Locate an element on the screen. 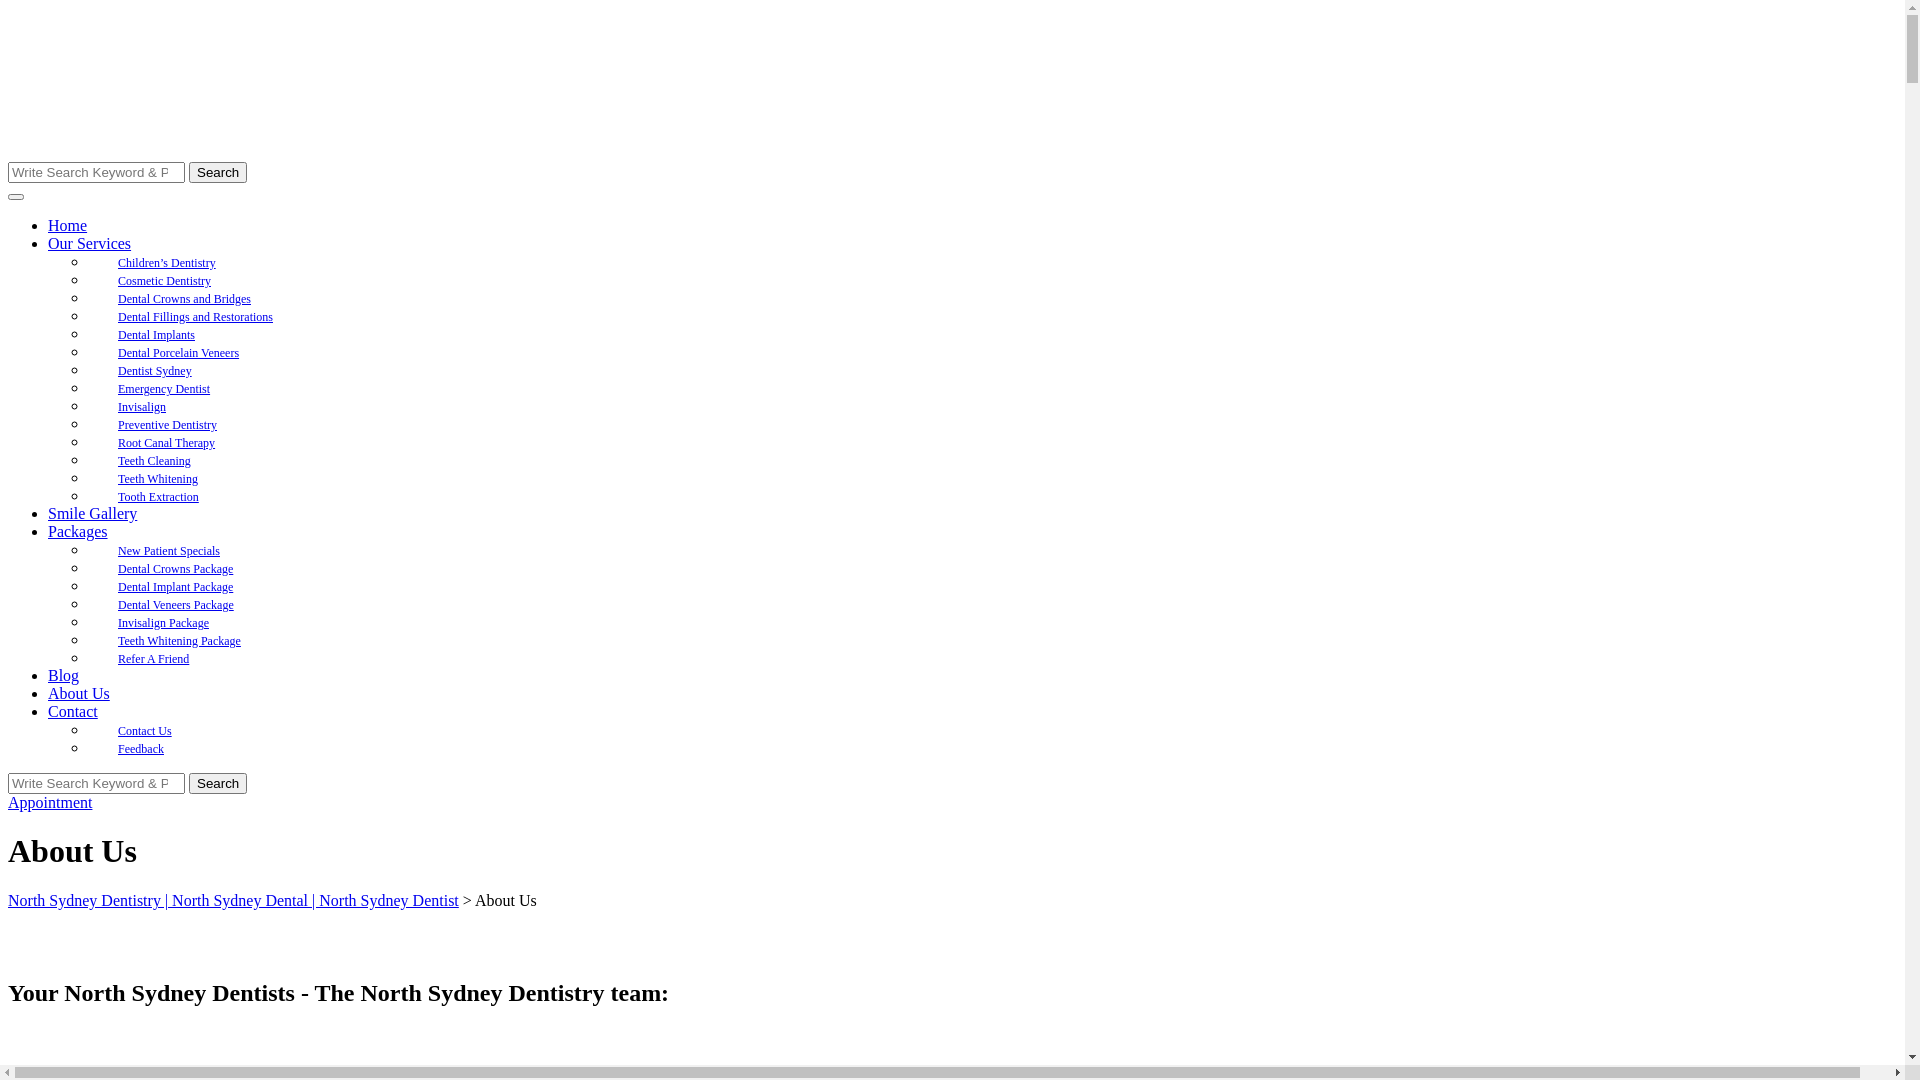 The image size is (1920, 1080). 'Cosmetic Dentistry' is located at coordinates (86, 281).